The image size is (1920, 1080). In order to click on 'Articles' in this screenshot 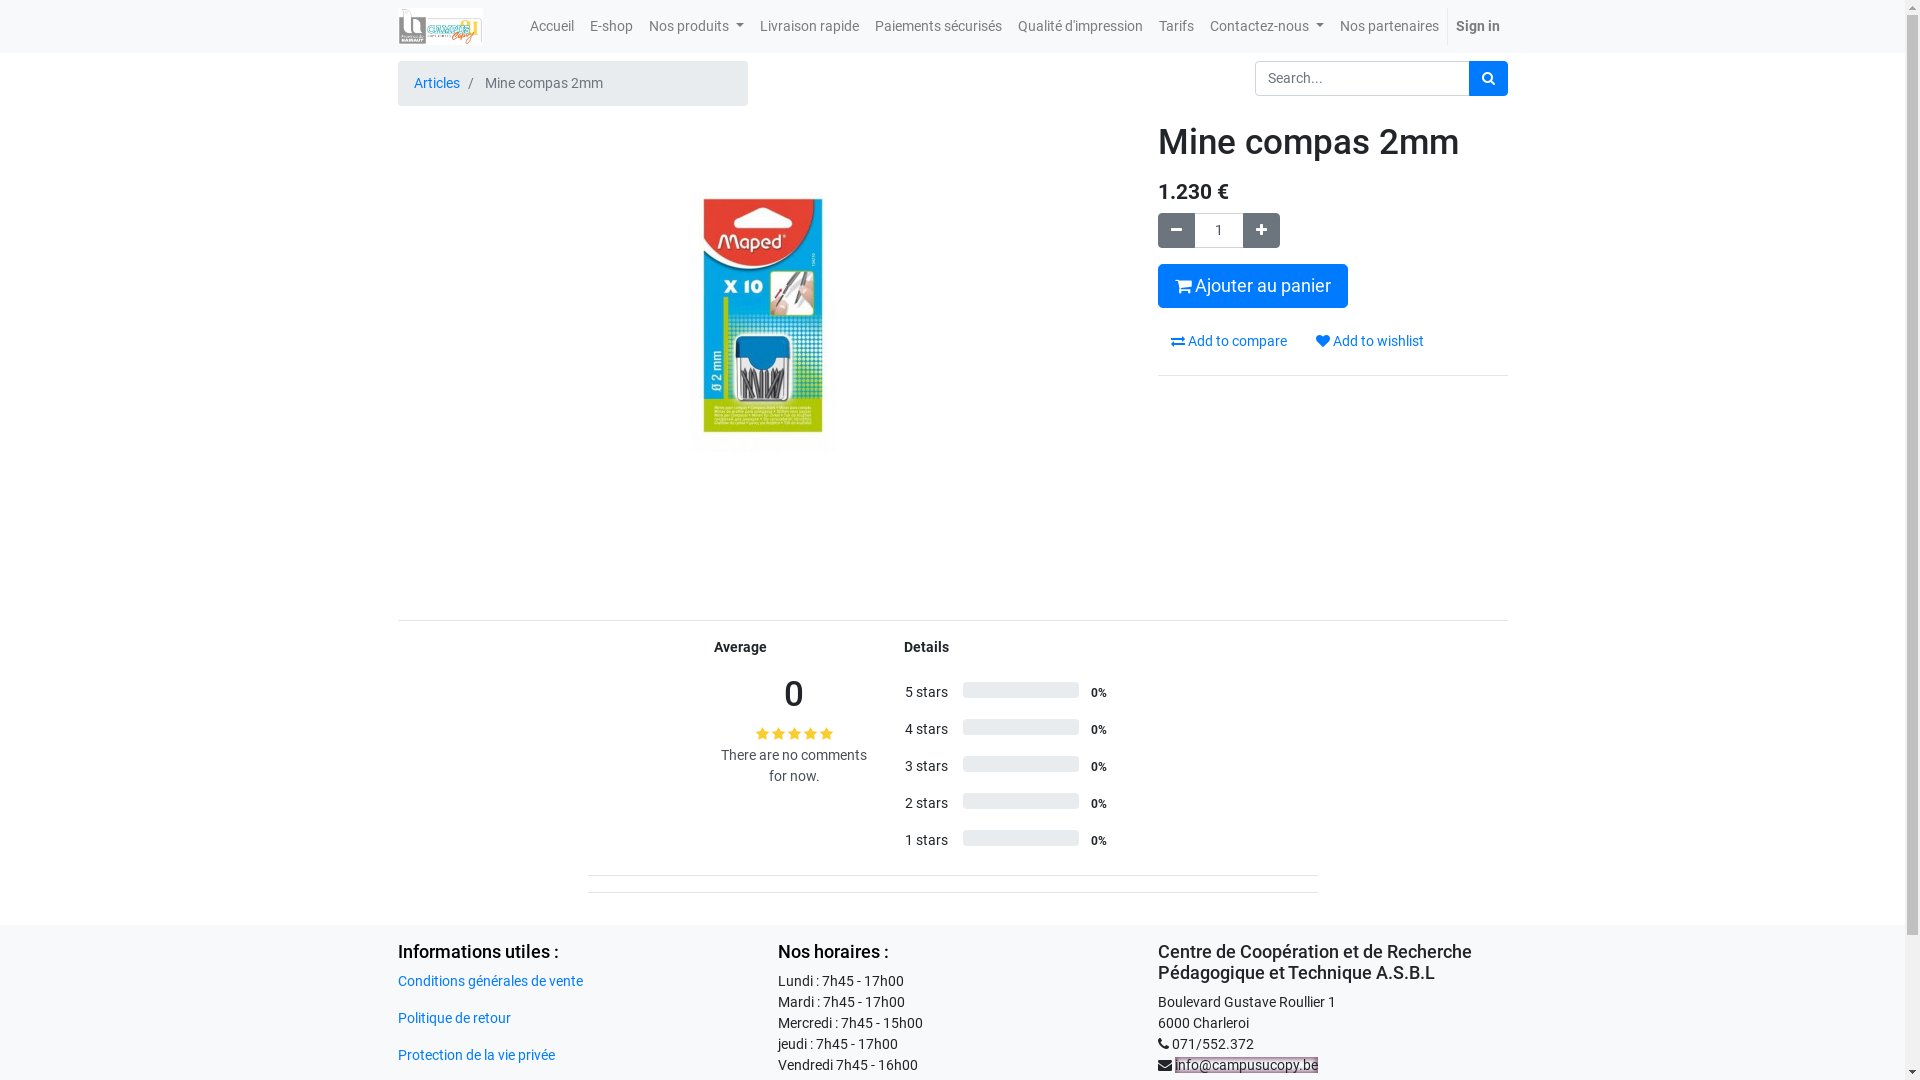, I will do `click(435, 82)`.